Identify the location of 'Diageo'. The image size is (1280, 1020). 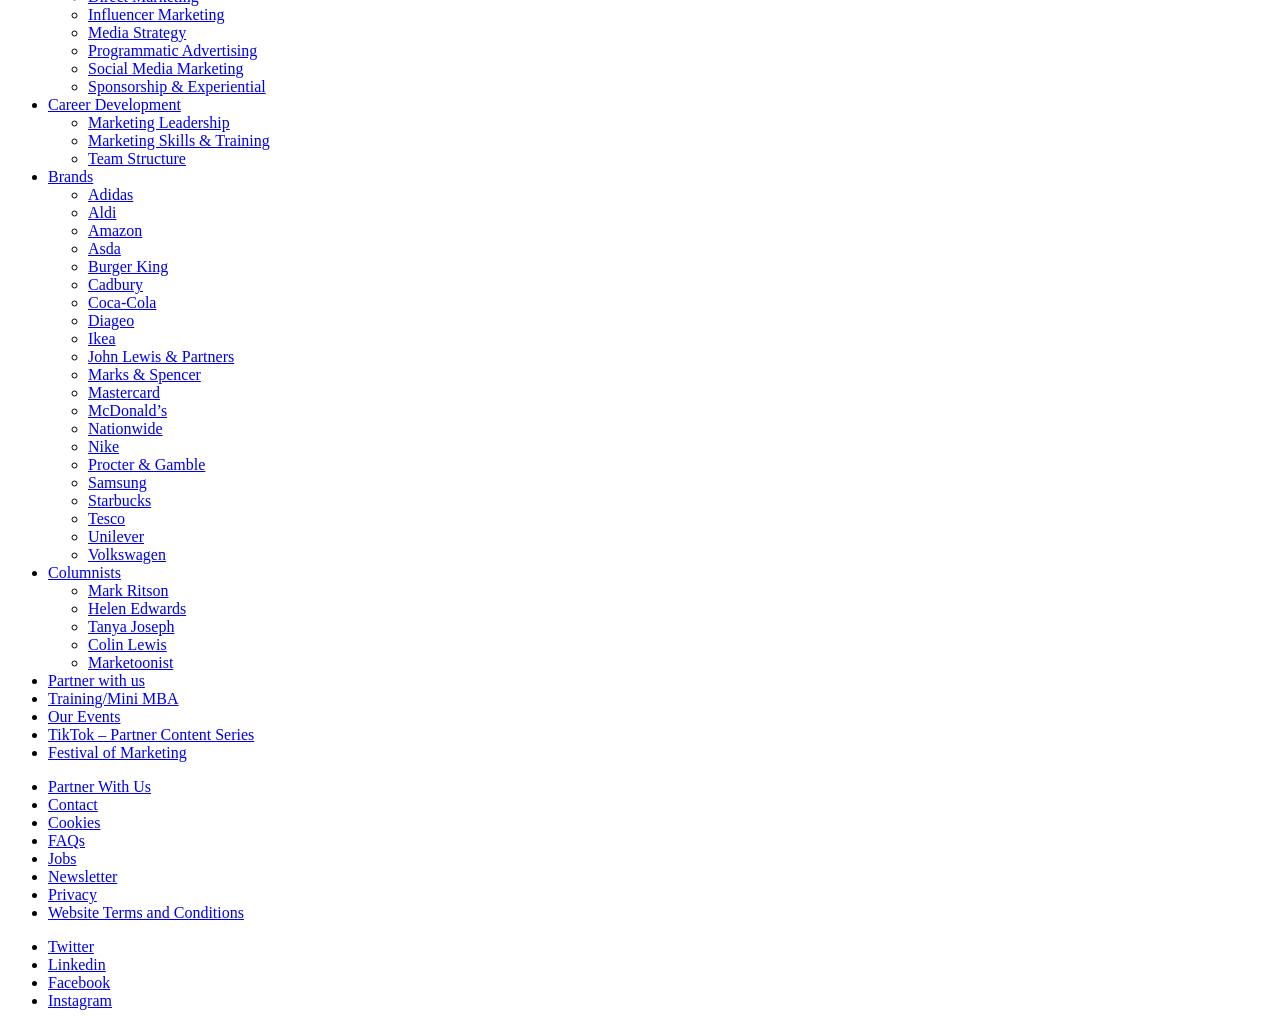
(109, 320).